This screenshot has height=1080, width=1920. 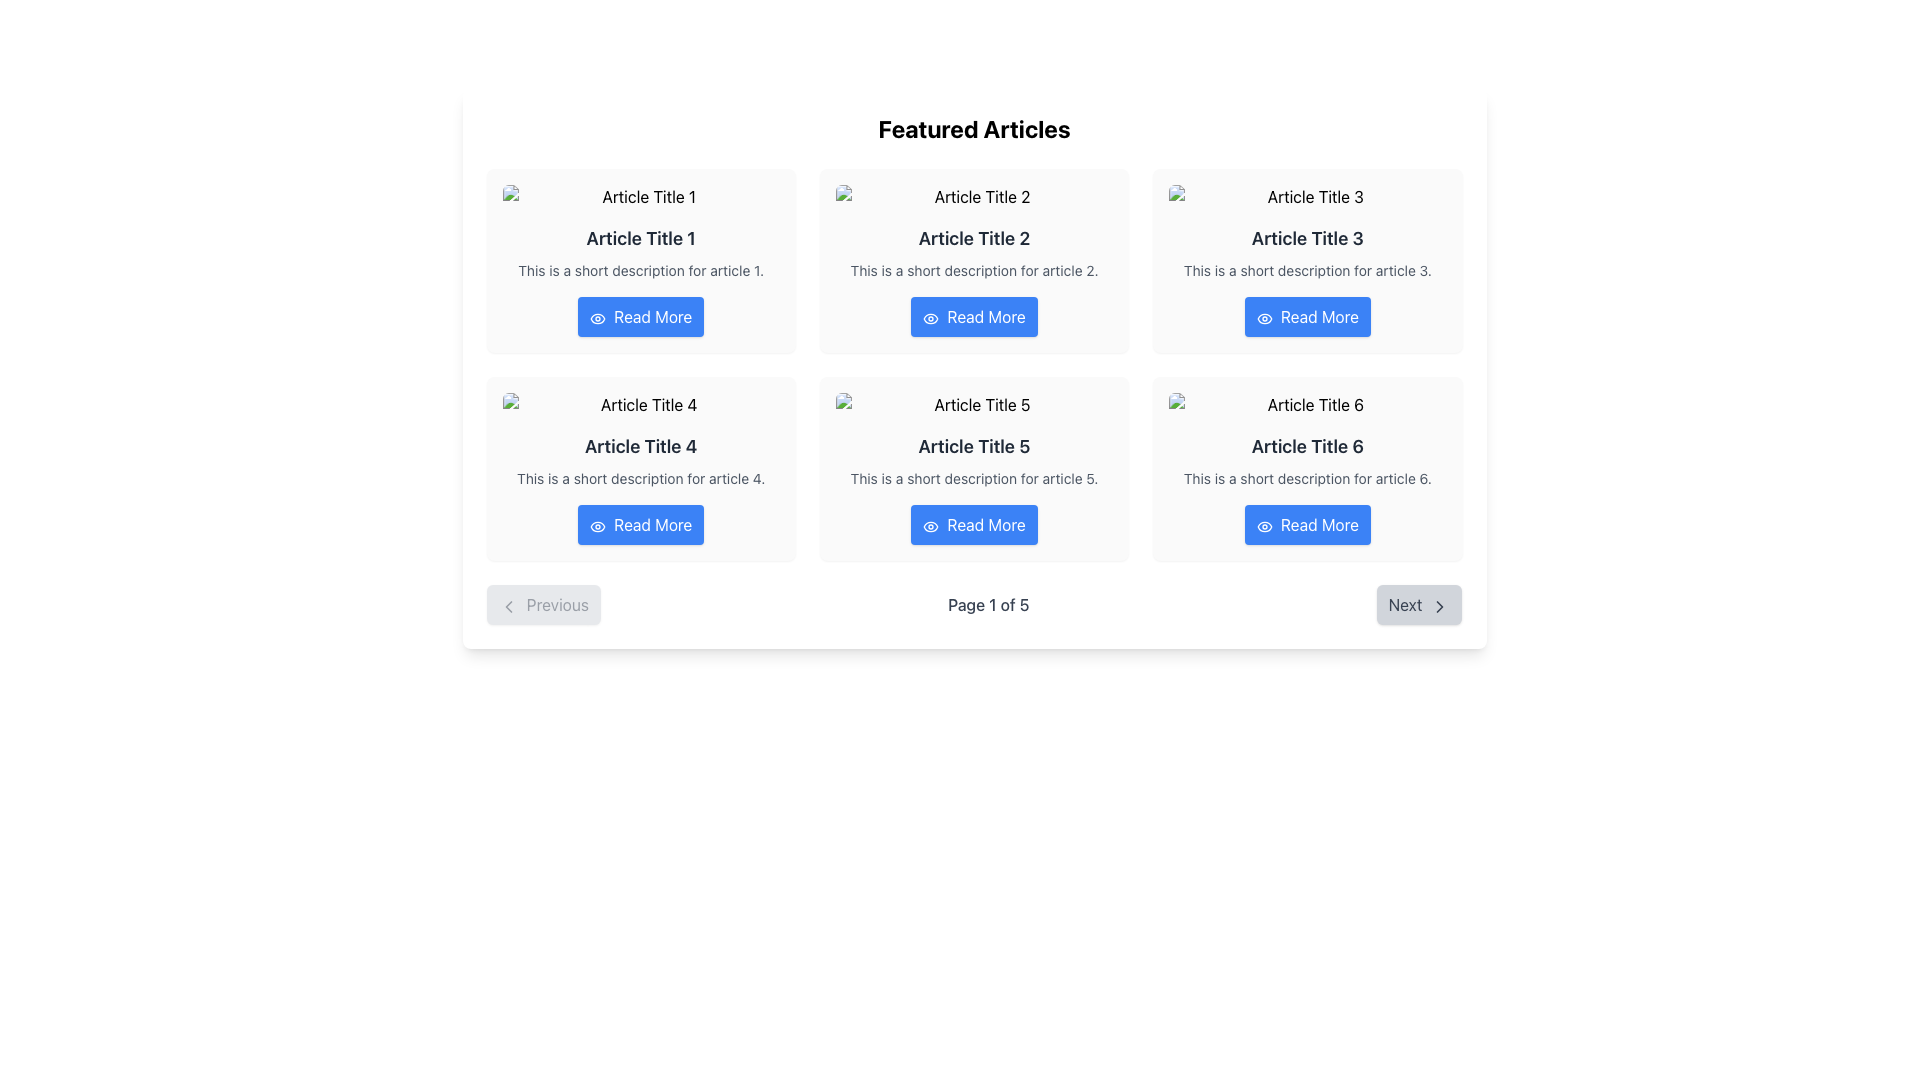 I want to click on the 'Featured Articles' text header, which is bold and large, centered at the top of the article cards section, so click(x=974, y=128).